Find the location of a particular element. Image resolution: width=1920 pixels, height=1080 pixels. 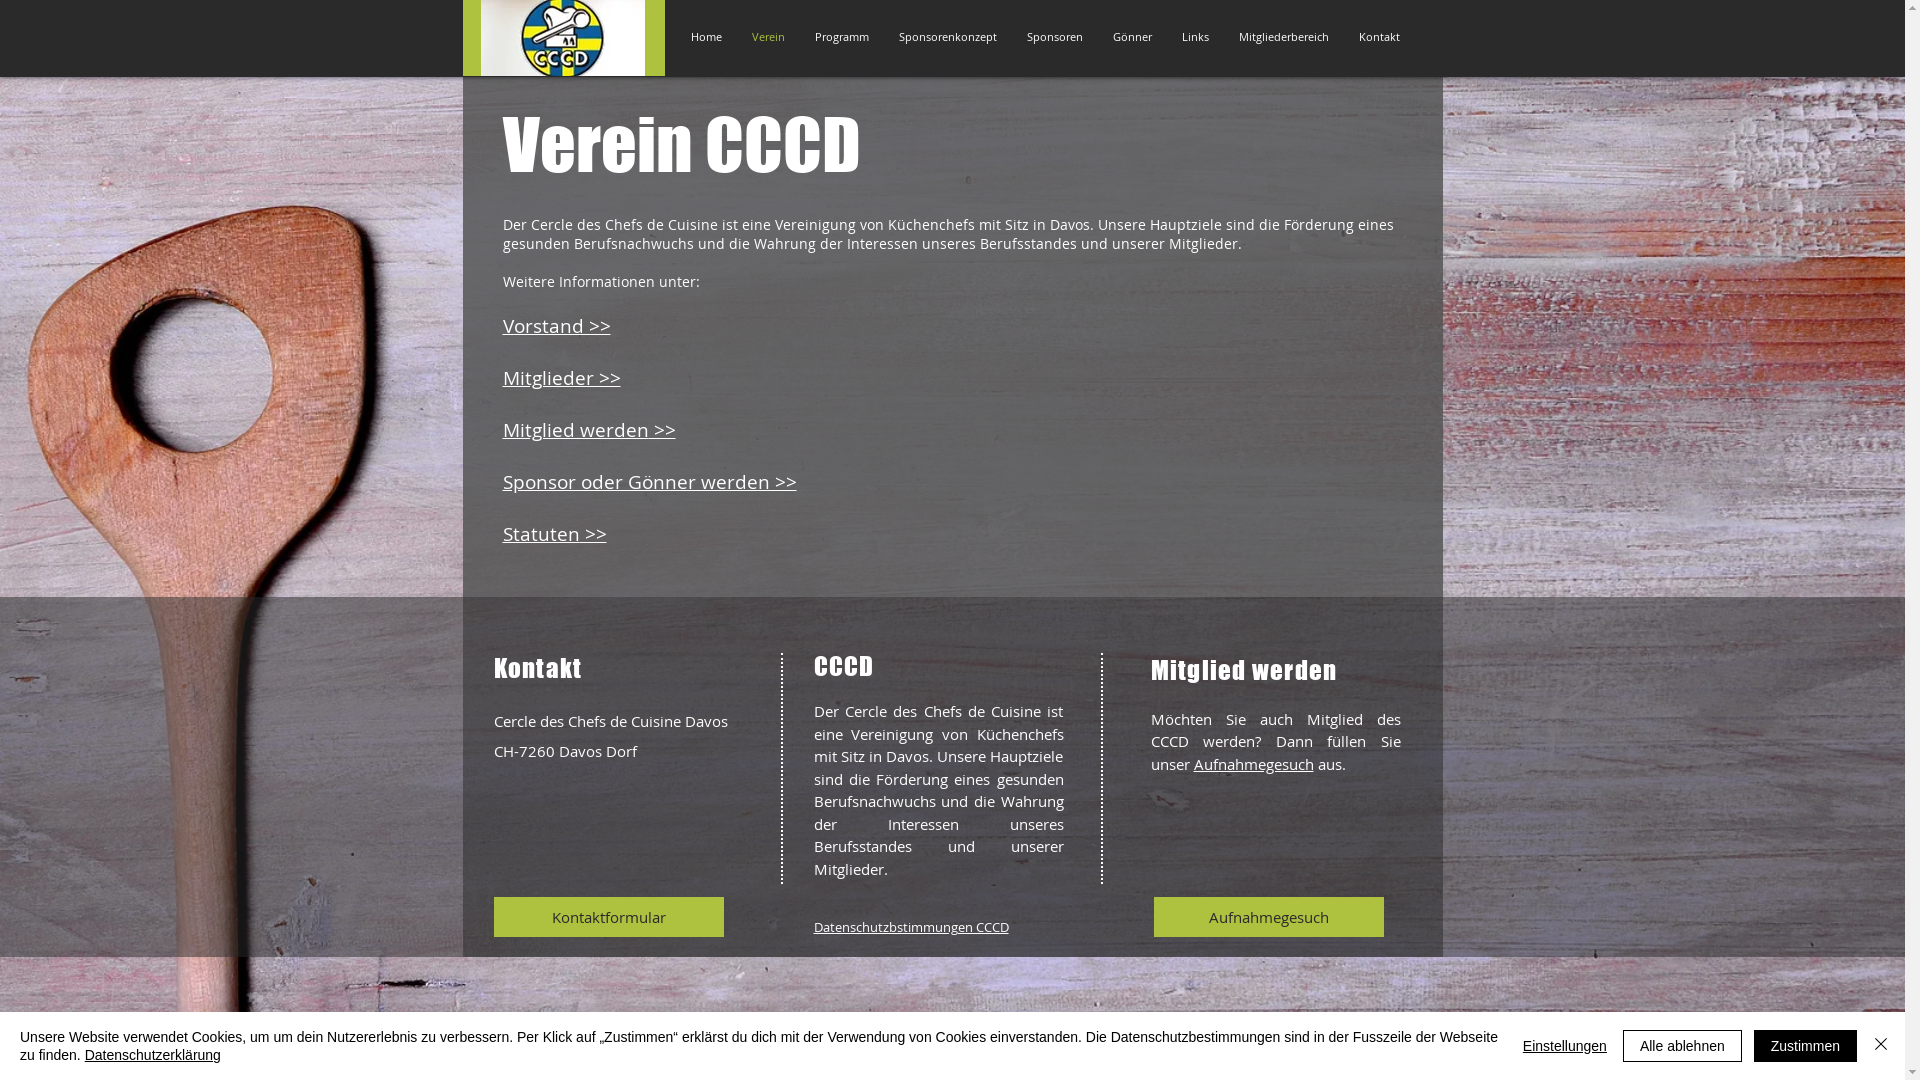

'Programm' is located at coordinates (841, 37).